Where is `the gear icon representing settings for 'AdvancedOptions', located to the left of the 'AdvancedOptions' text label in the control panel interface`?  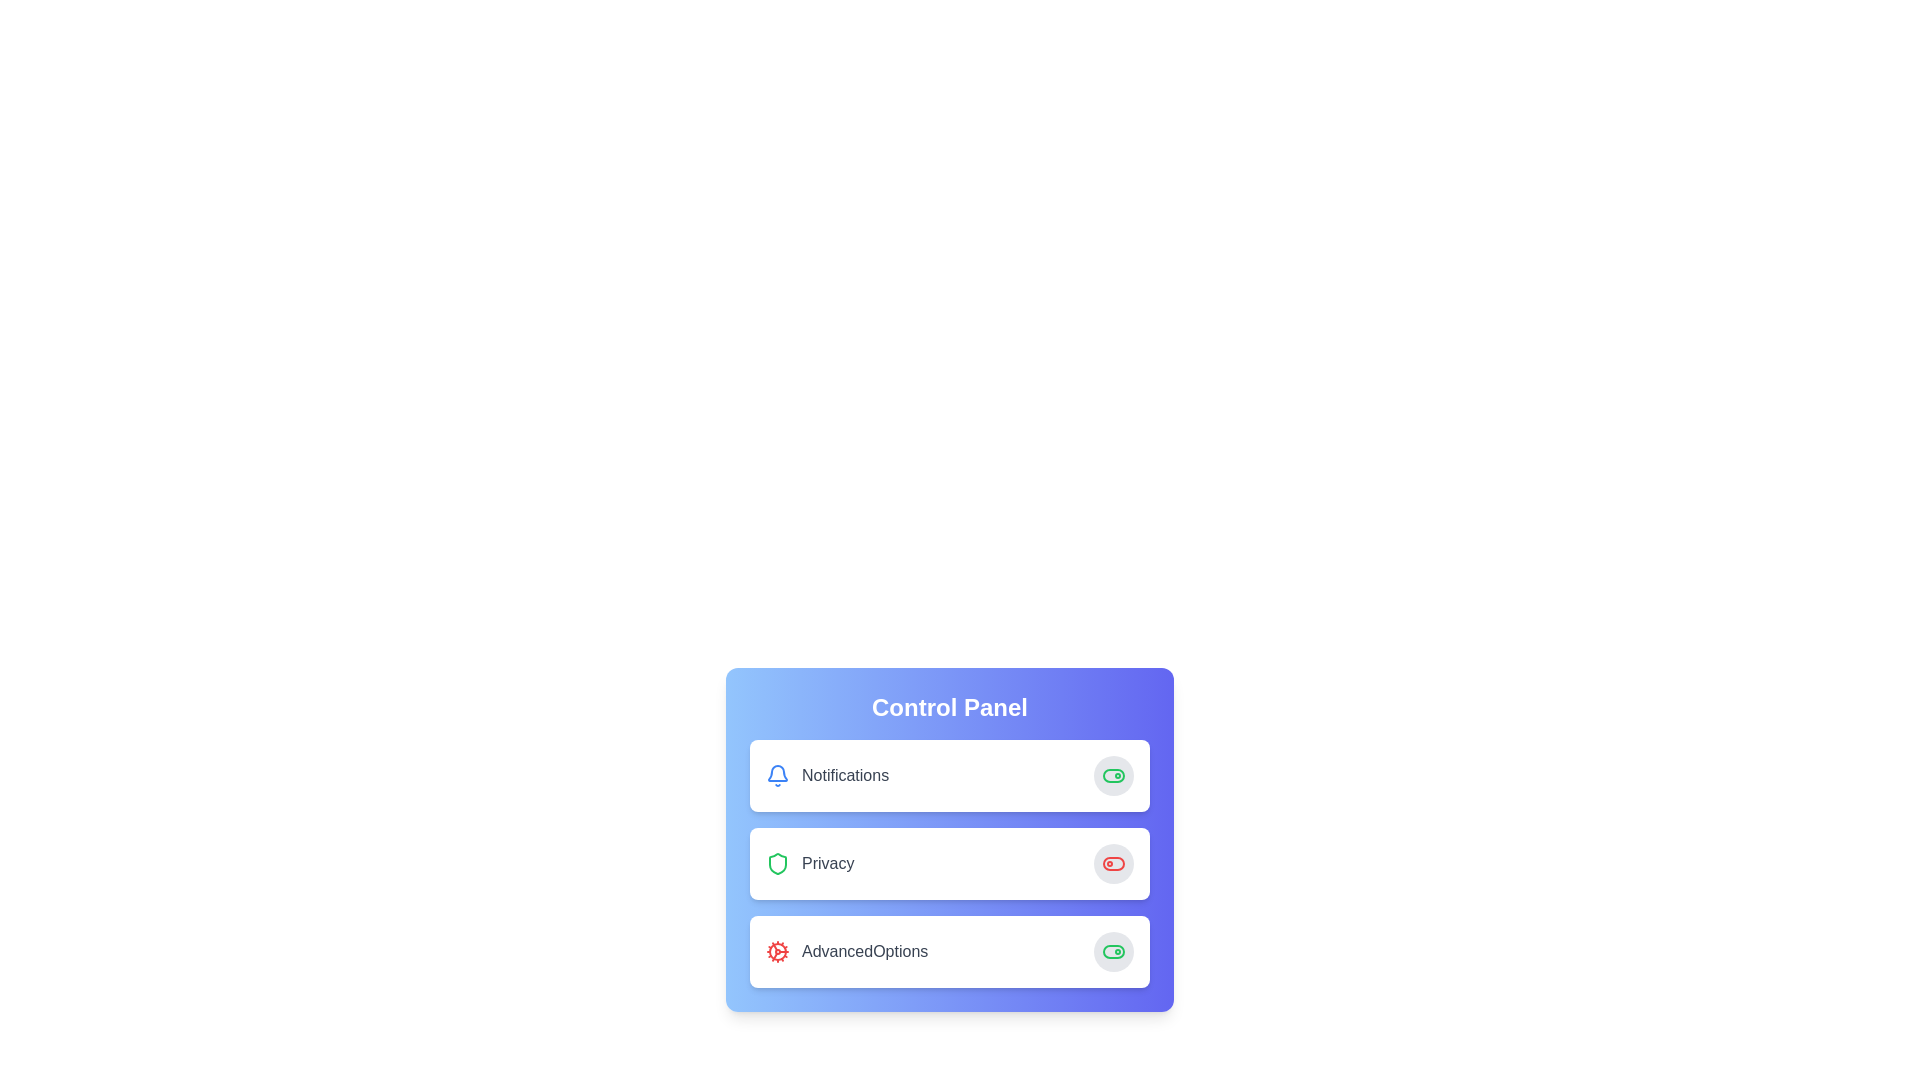 the gear icon representing settings for 'AdvancedOptions', located to the left of the 'AdvancedOptions' text label in the control panel interface is located at coordinates (776, 951).